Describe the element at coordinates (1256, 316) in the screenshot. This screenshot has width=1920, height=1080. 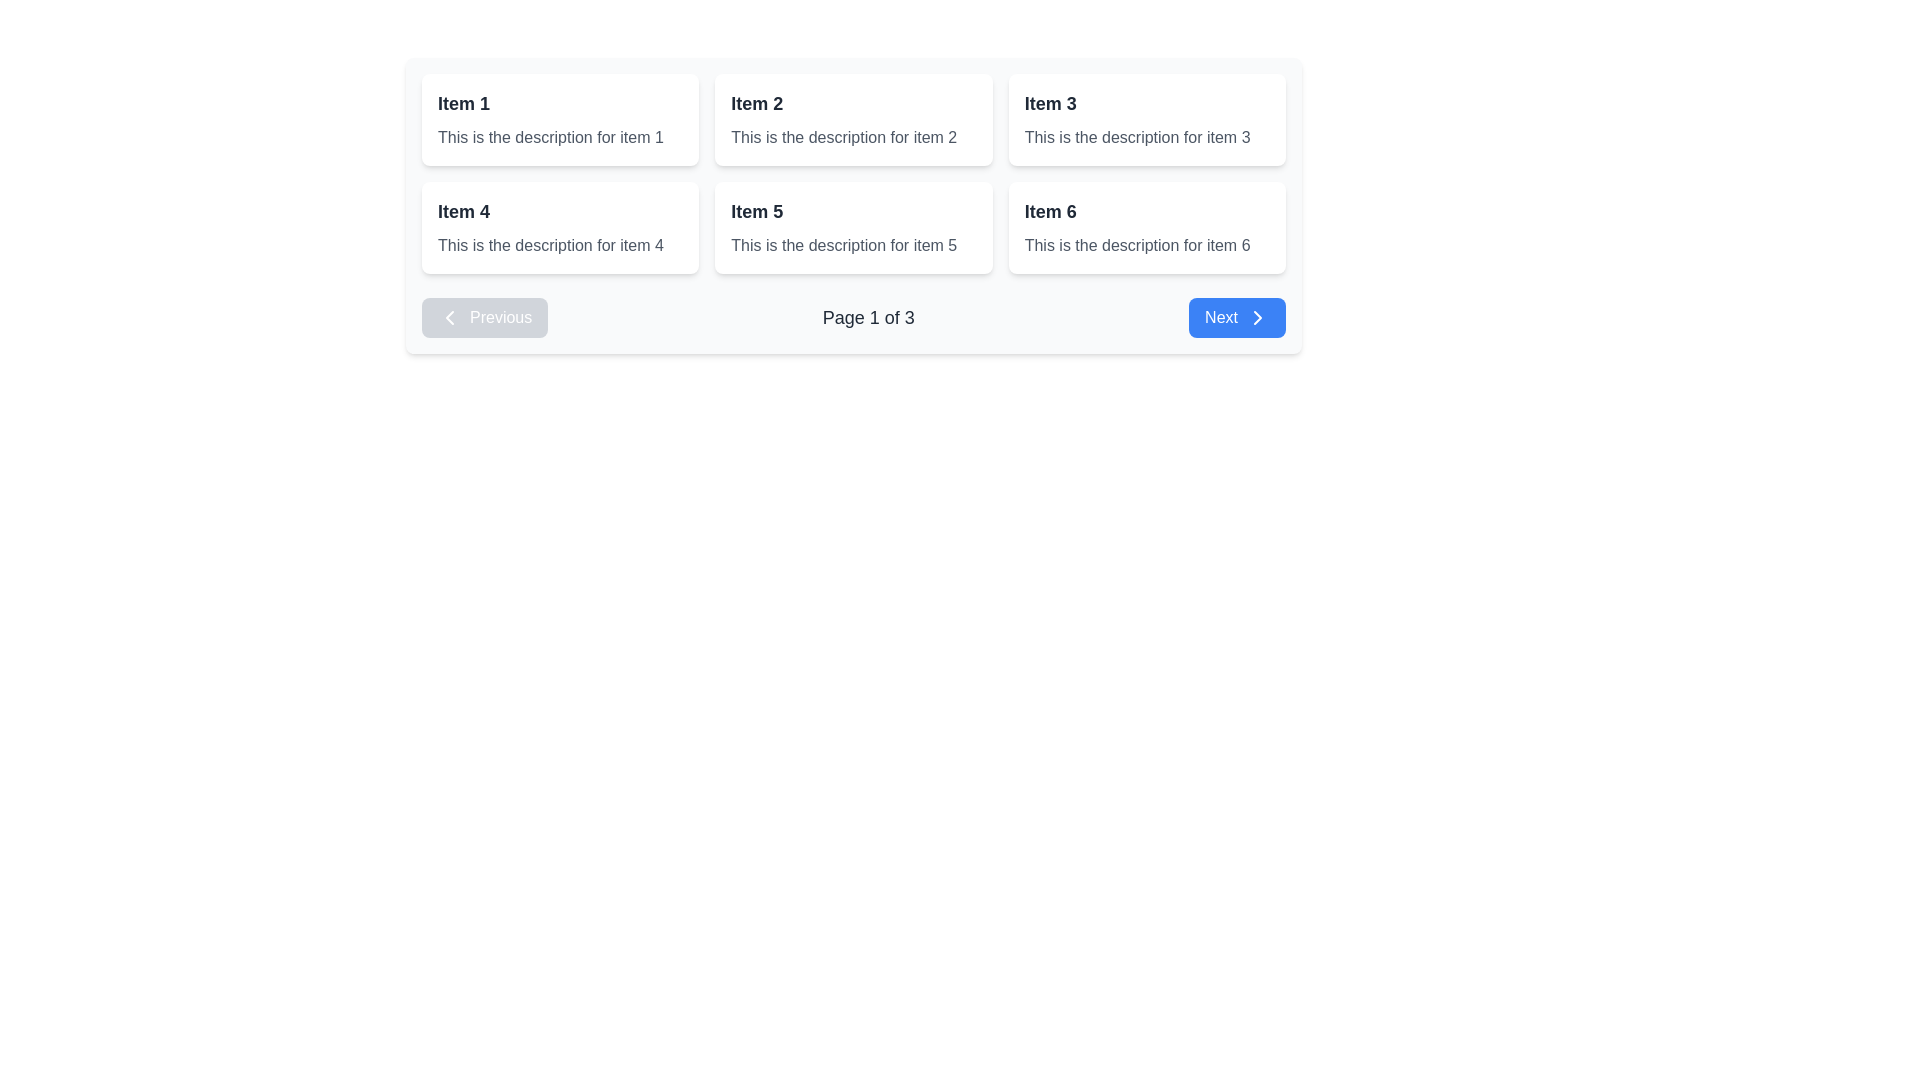
I see `the 'Next' button located at the bottom-right corner, which contains a small right-pointing chevron icon` at that location.